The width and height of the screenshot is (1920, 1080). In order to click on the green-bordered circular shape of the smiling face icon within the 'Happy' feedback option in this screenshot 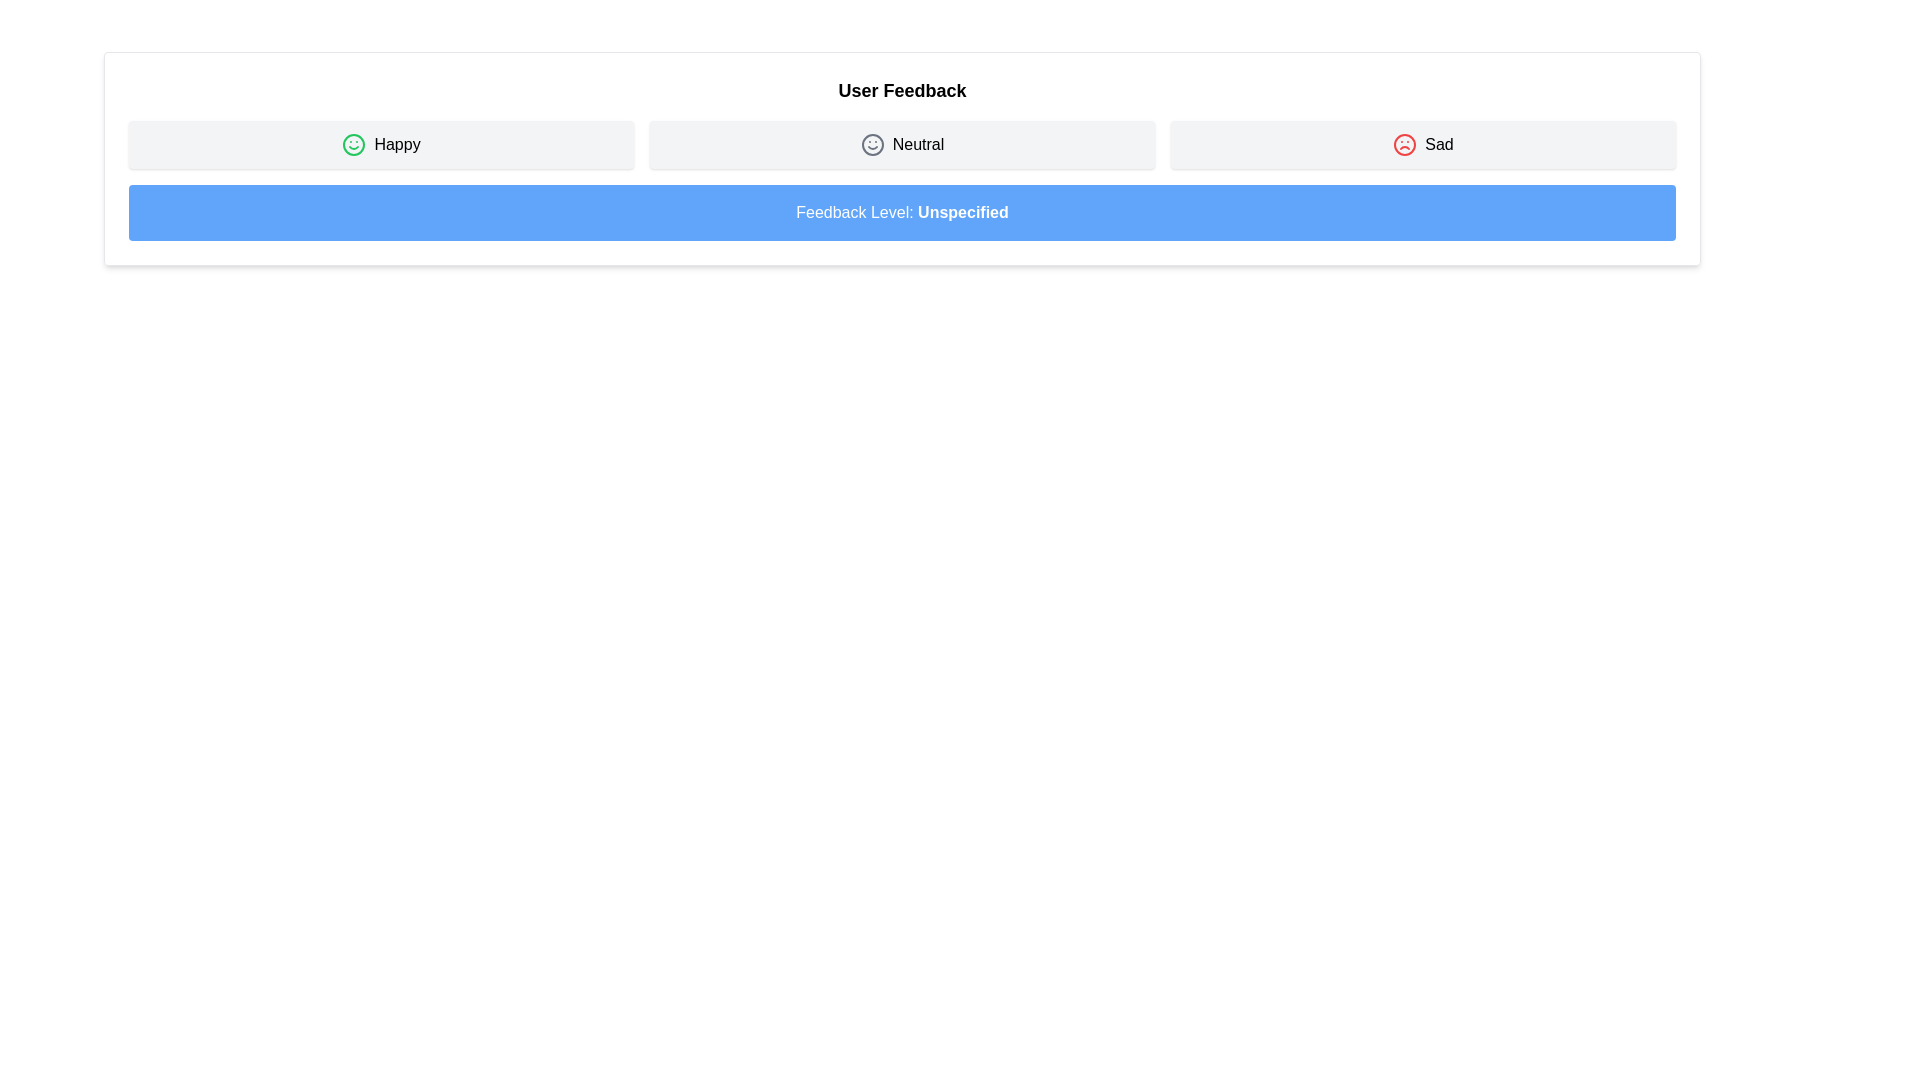, I will do `click(354, 144)`.